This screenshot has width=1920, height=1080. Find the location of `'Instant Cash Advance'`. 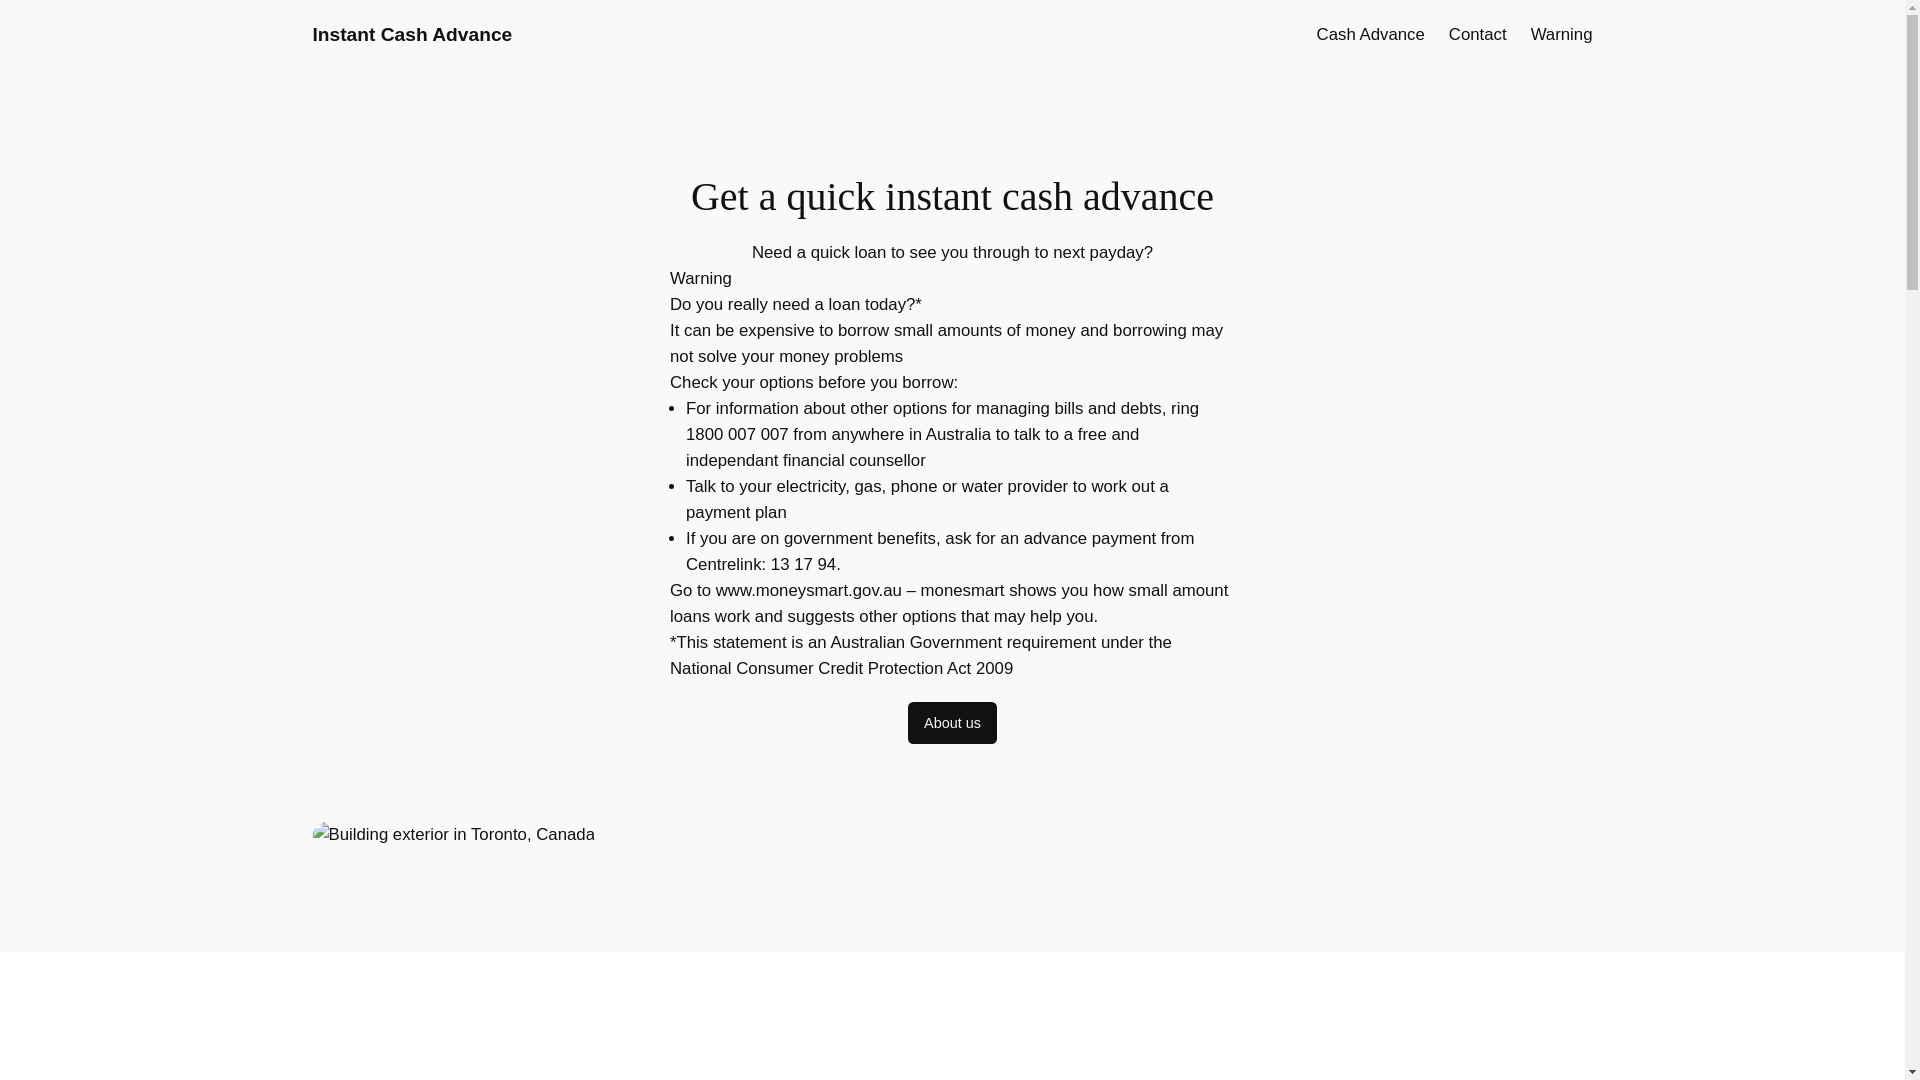

'Instant Cash Advance' is located at coordinates (411, 34).